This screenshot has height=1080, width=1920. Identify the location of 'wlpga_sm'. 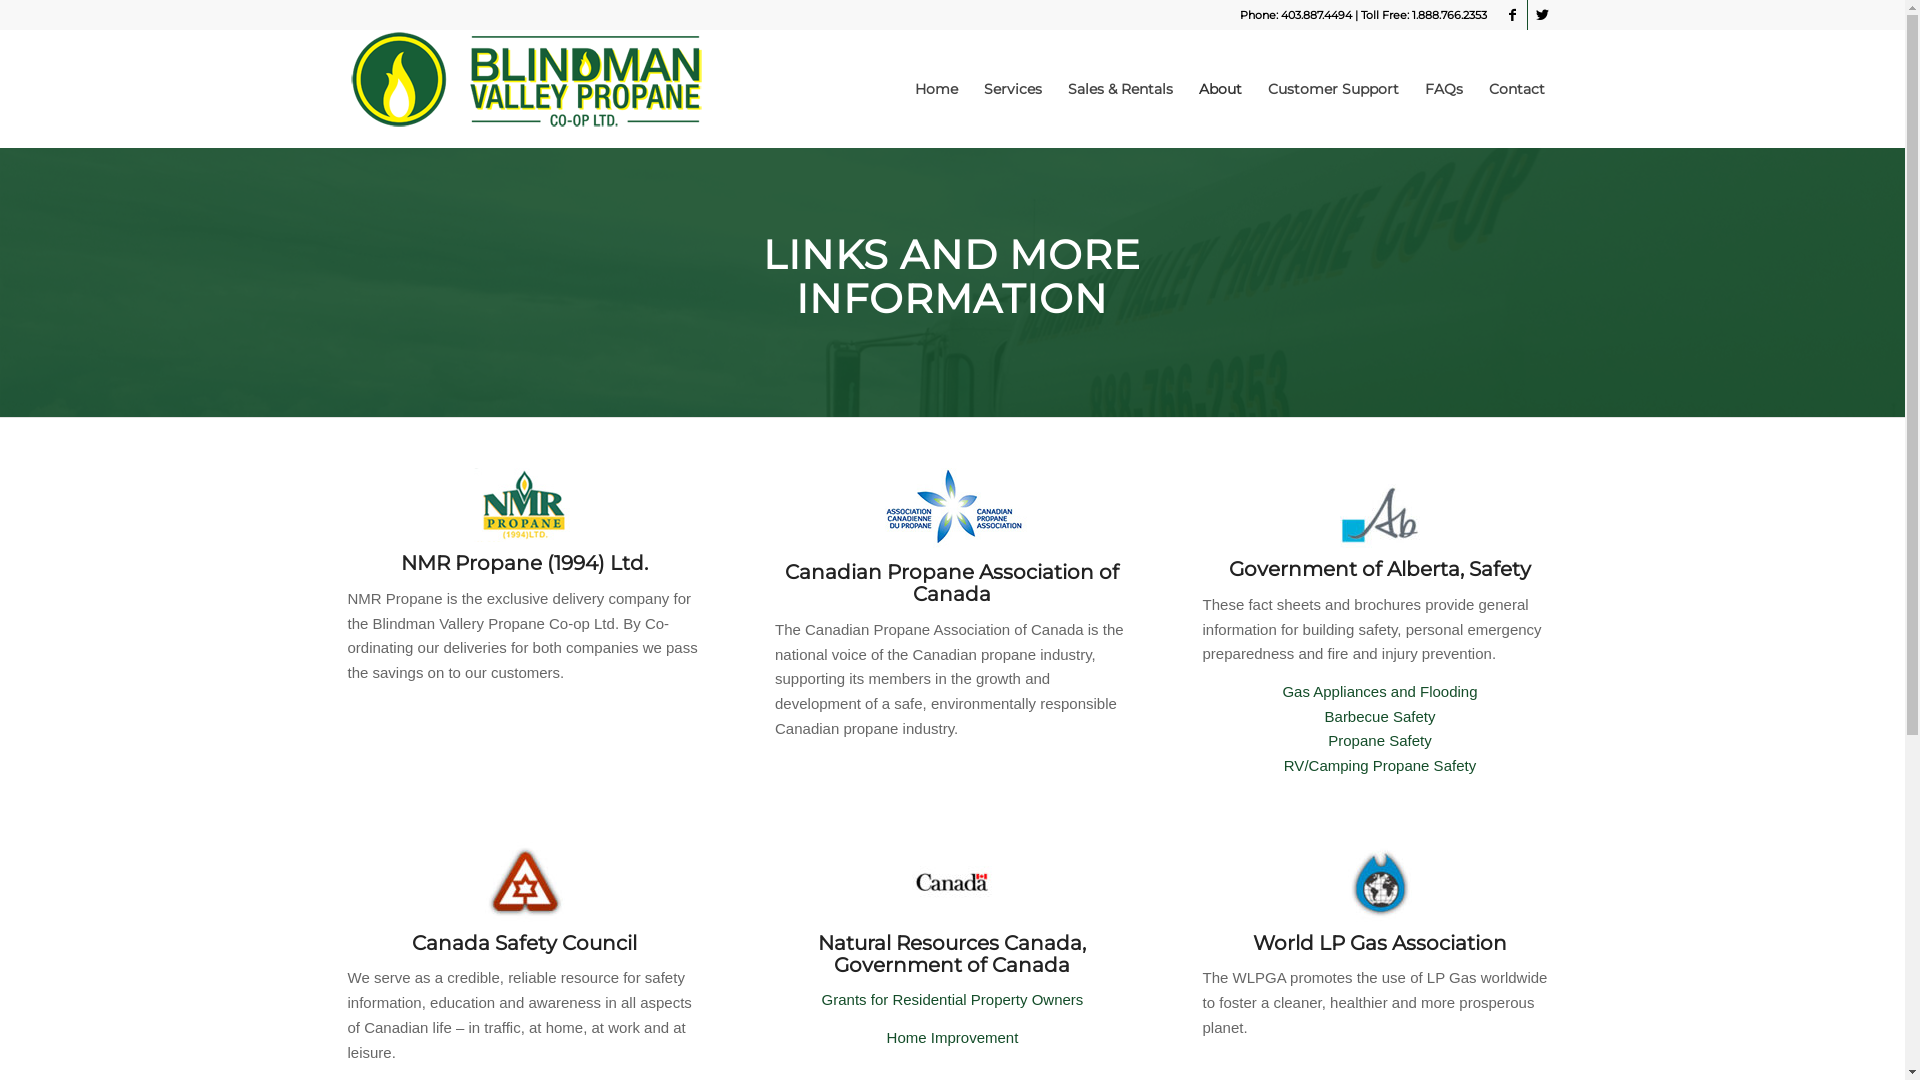
(1379, 881).